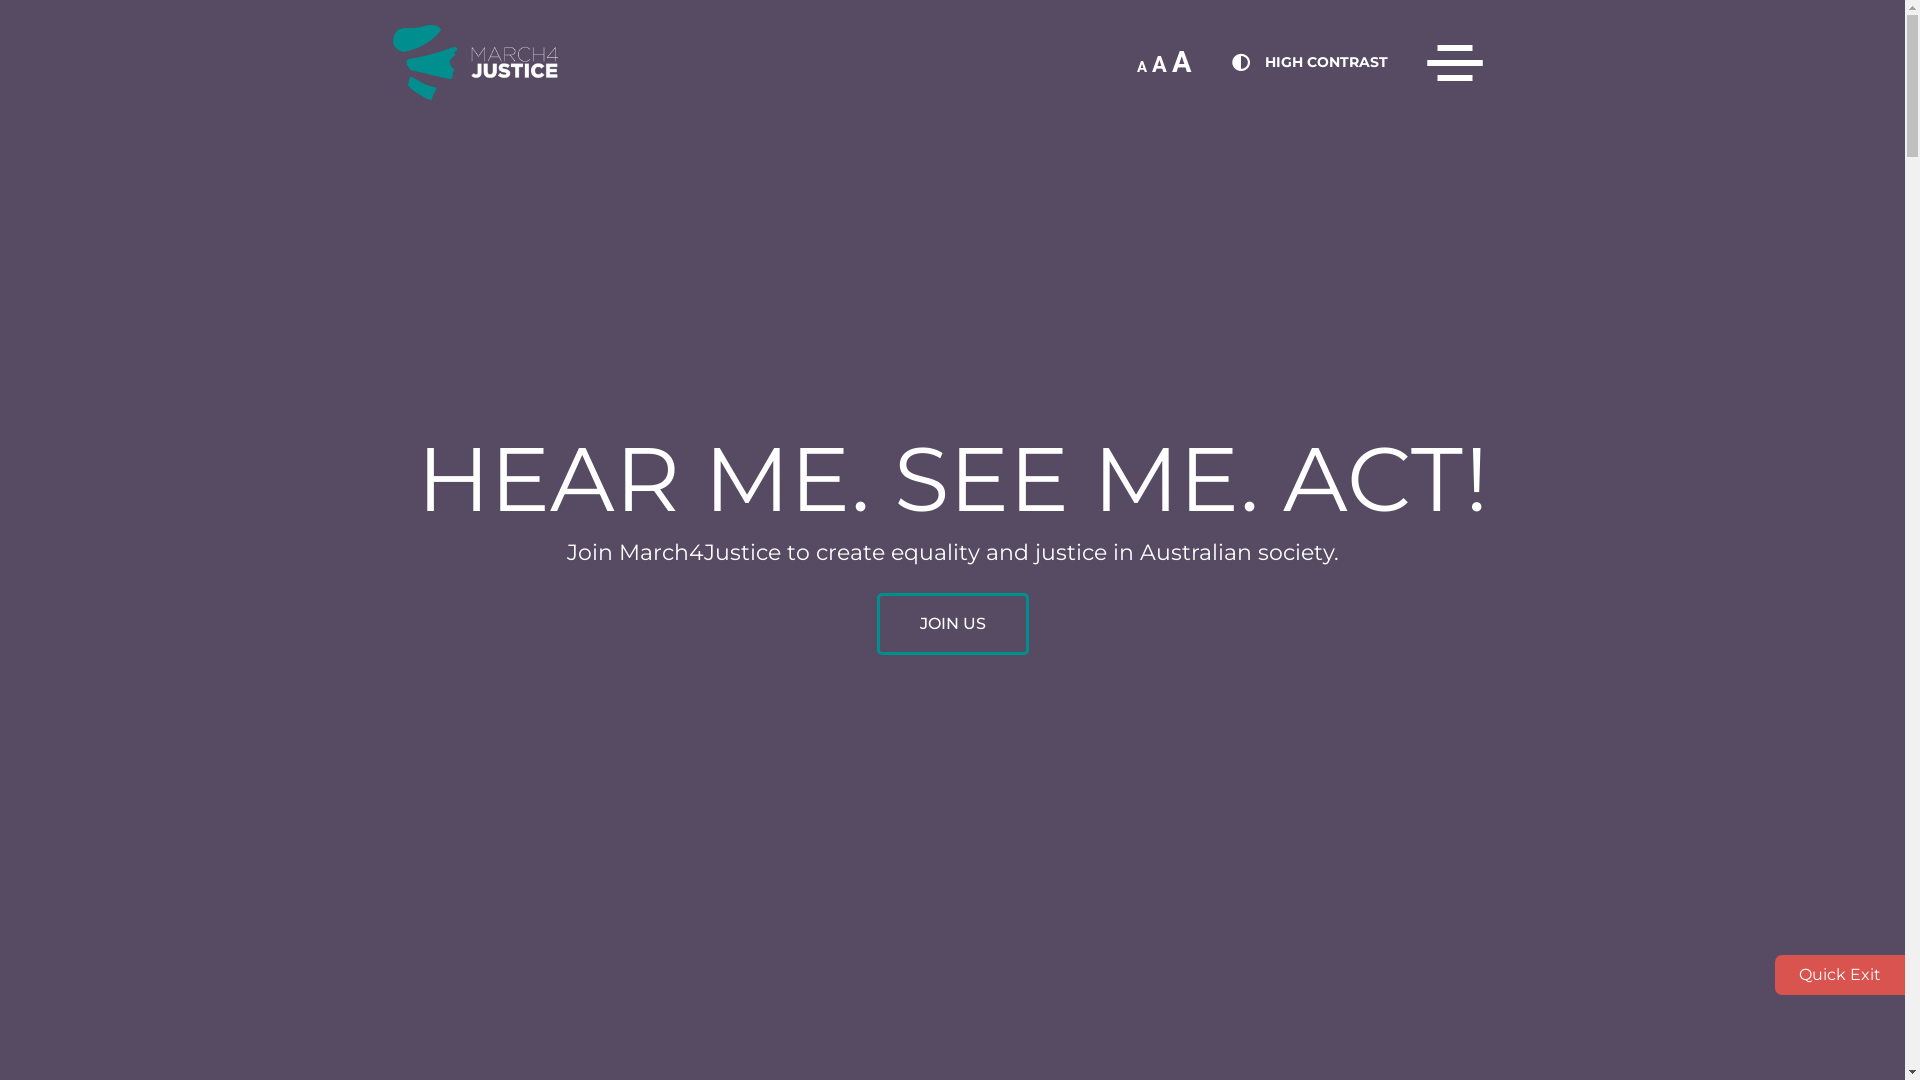  Describe the element at coordinates (1325, 60) in the screenshot. I see `'HIGH CONTRAST'` at that location.